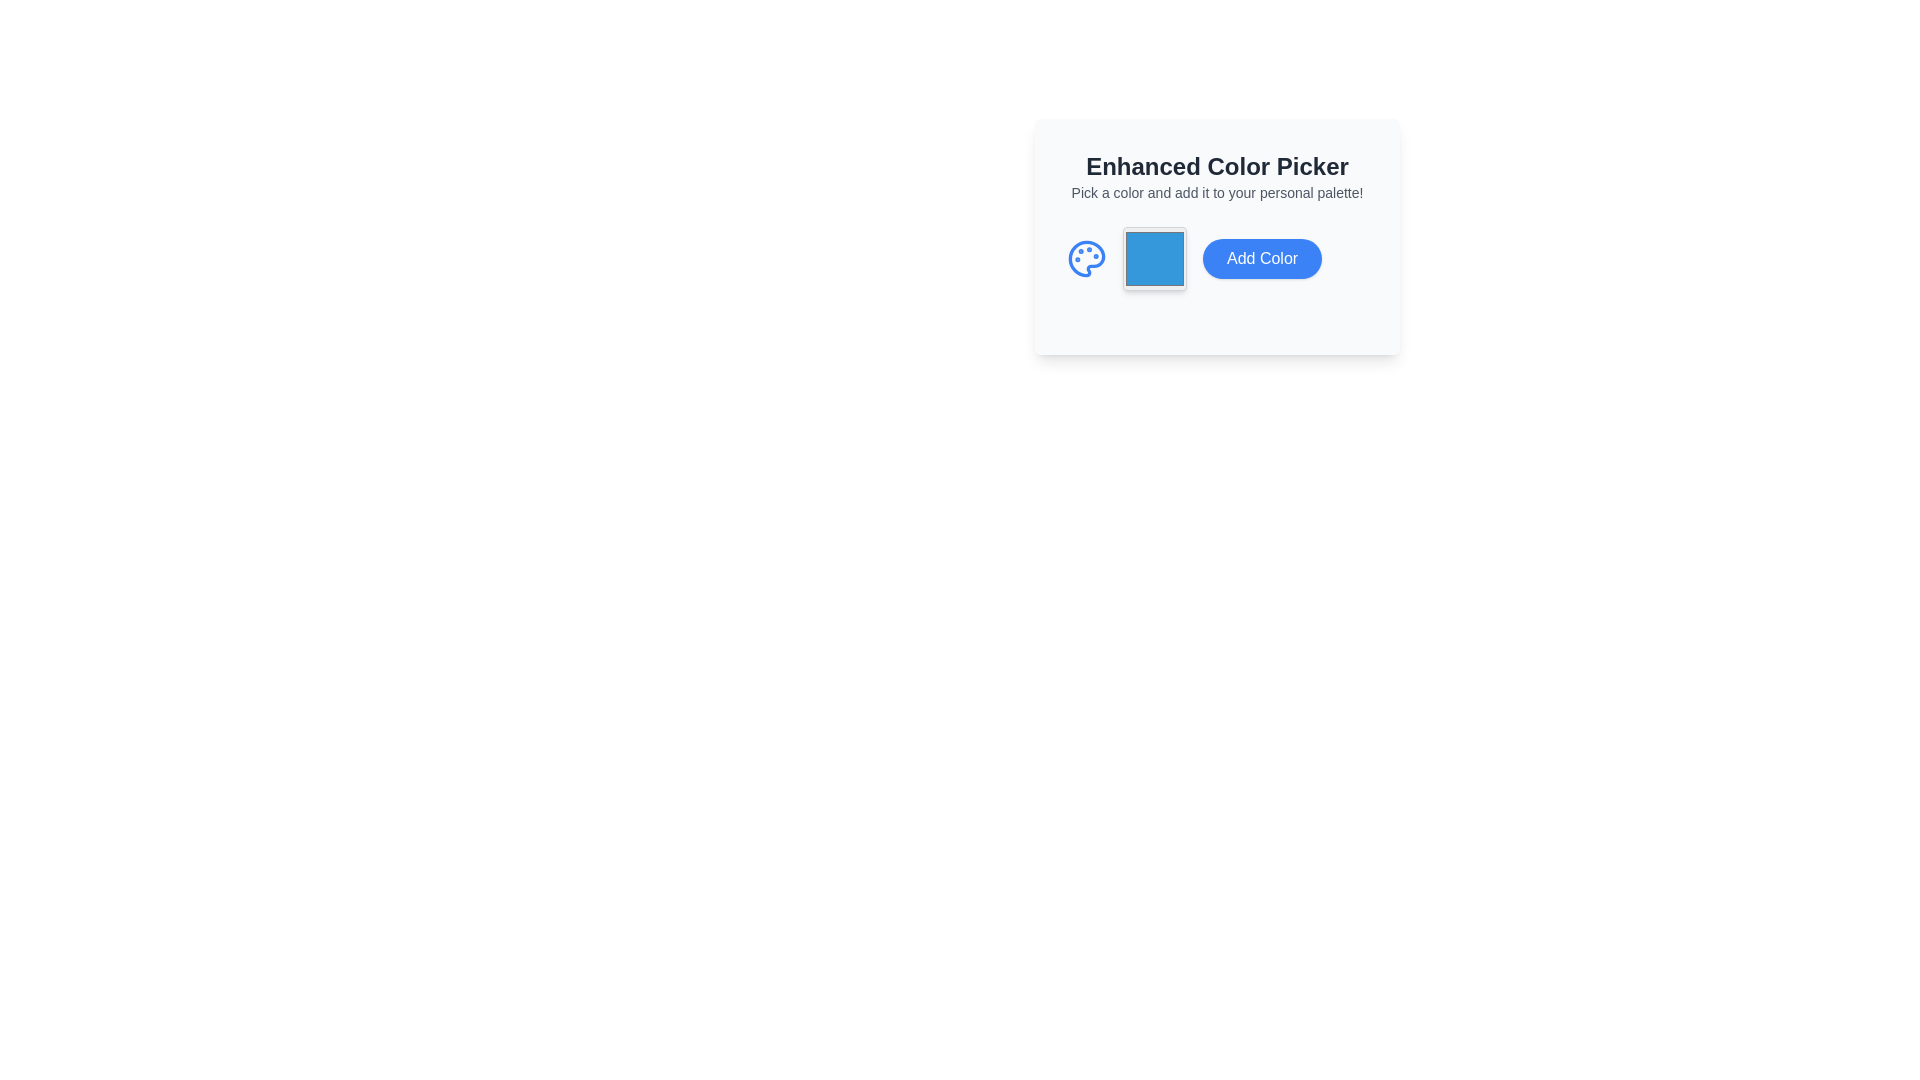 The image size is (1920, 1080). Describe the element at coordinates (1216, 274) in the screenshot. I see `the 'Add Color' button in the 'Enhanced Color Picker' for accessibility navigation` at that location.